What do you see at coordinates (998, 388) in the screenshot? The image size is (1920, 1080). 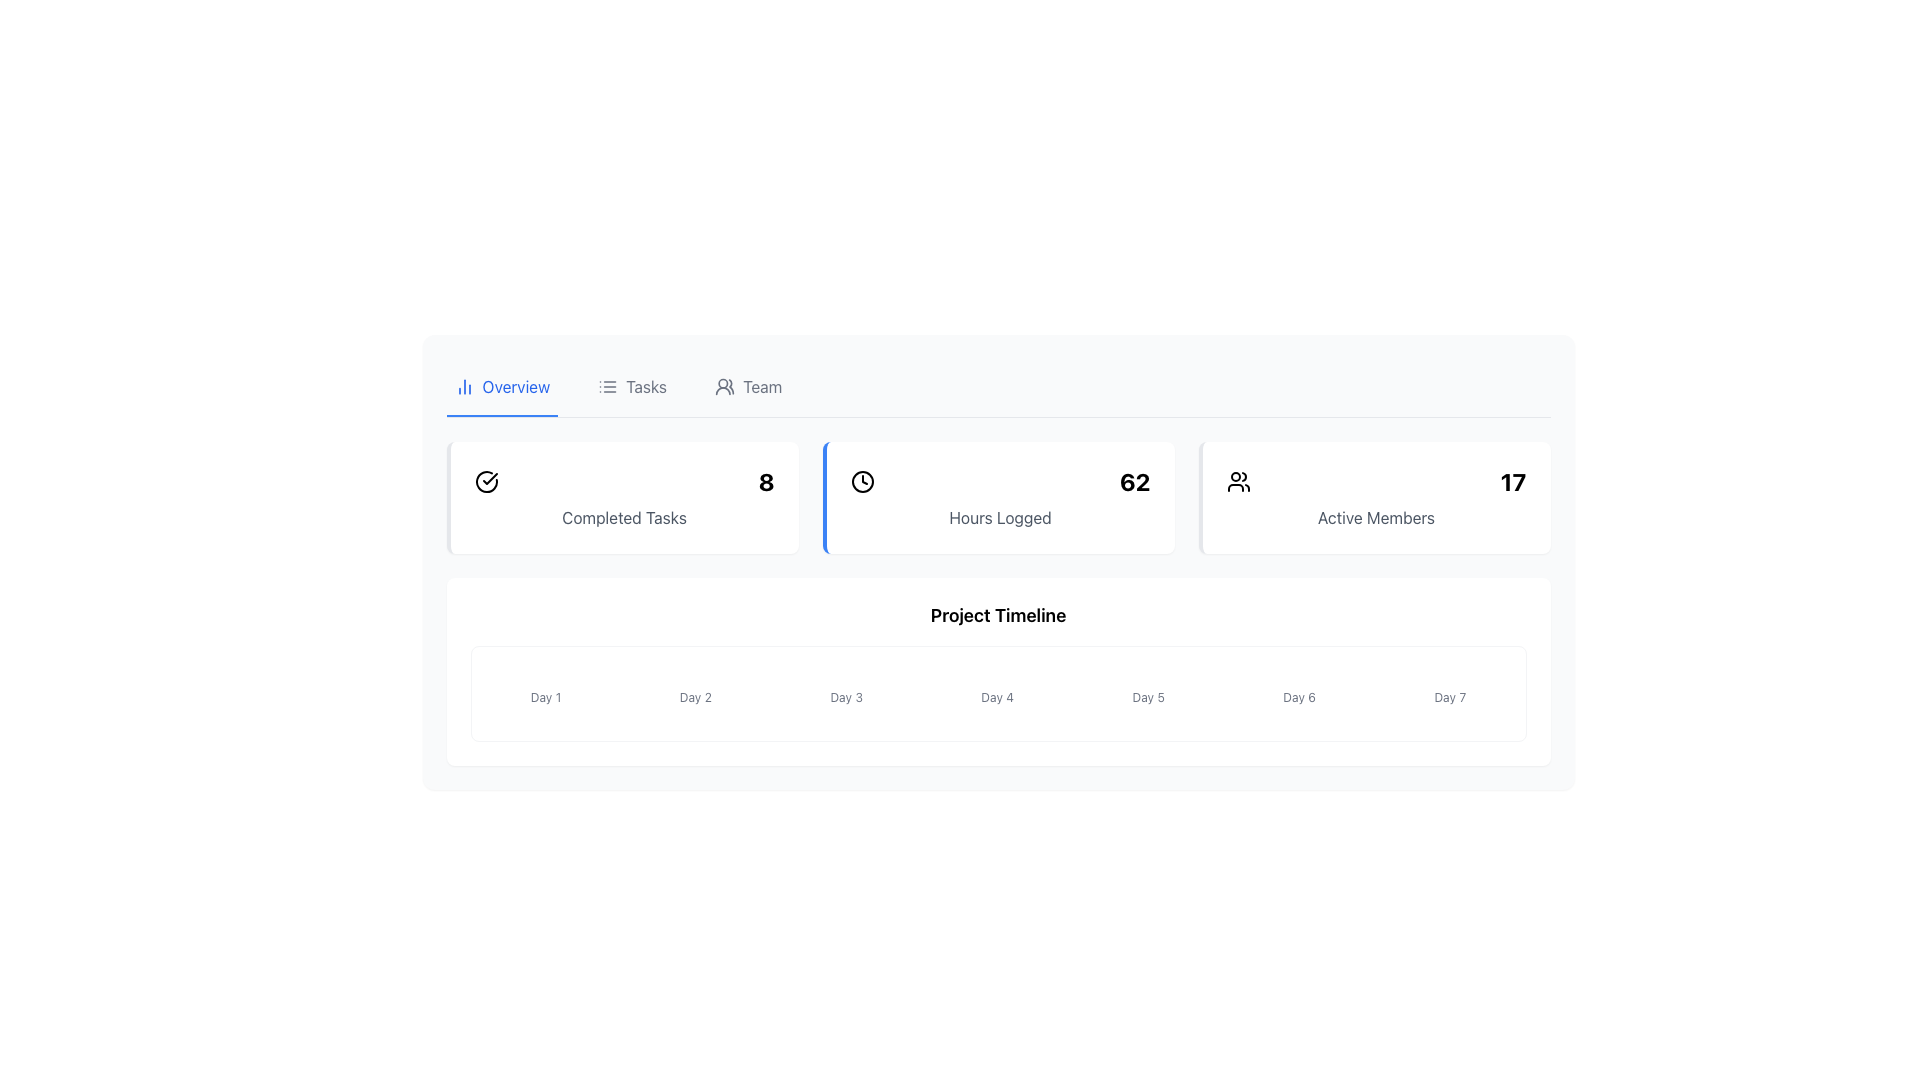 I see `a tab in the Tab Navigation Bar located at the top of the application` at bounding box center [998, 388].